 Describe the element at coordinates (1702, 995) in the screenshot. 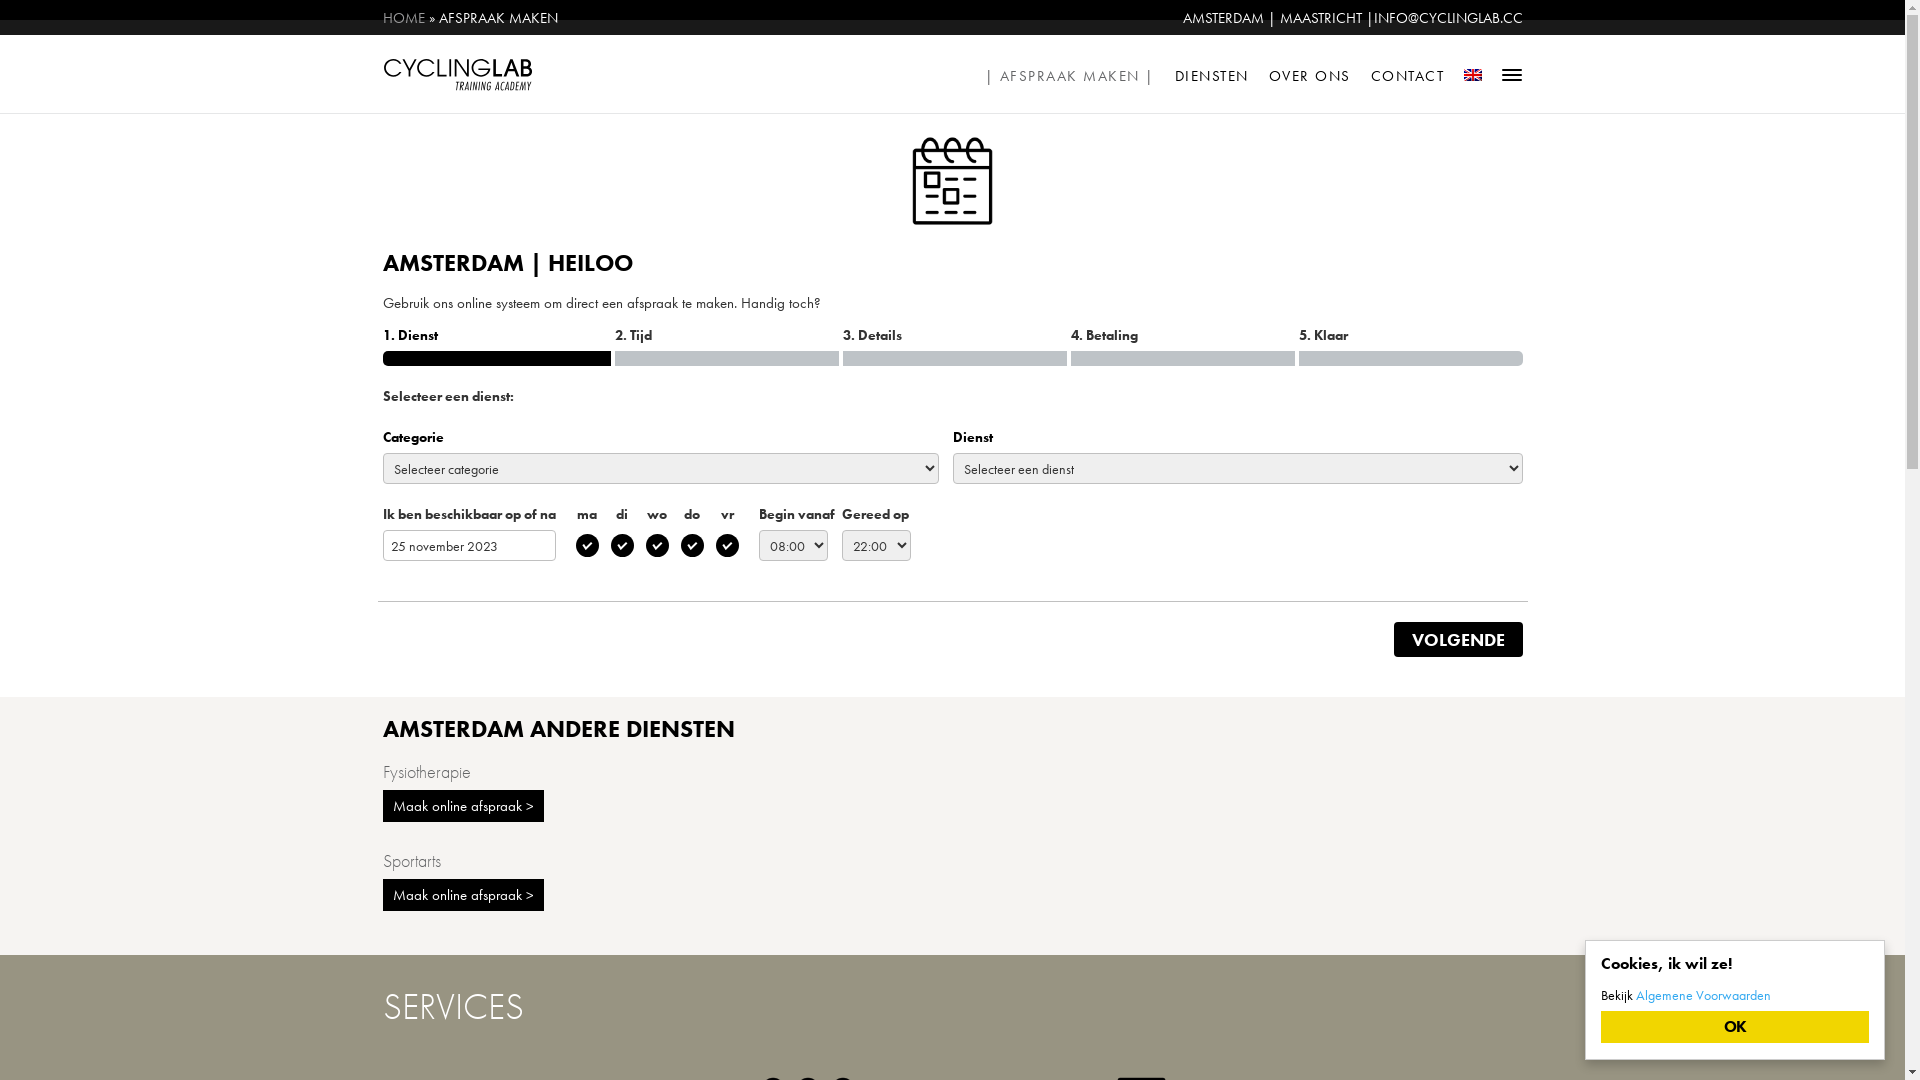

I see `'Algemene Voorwaarden'` at that location.